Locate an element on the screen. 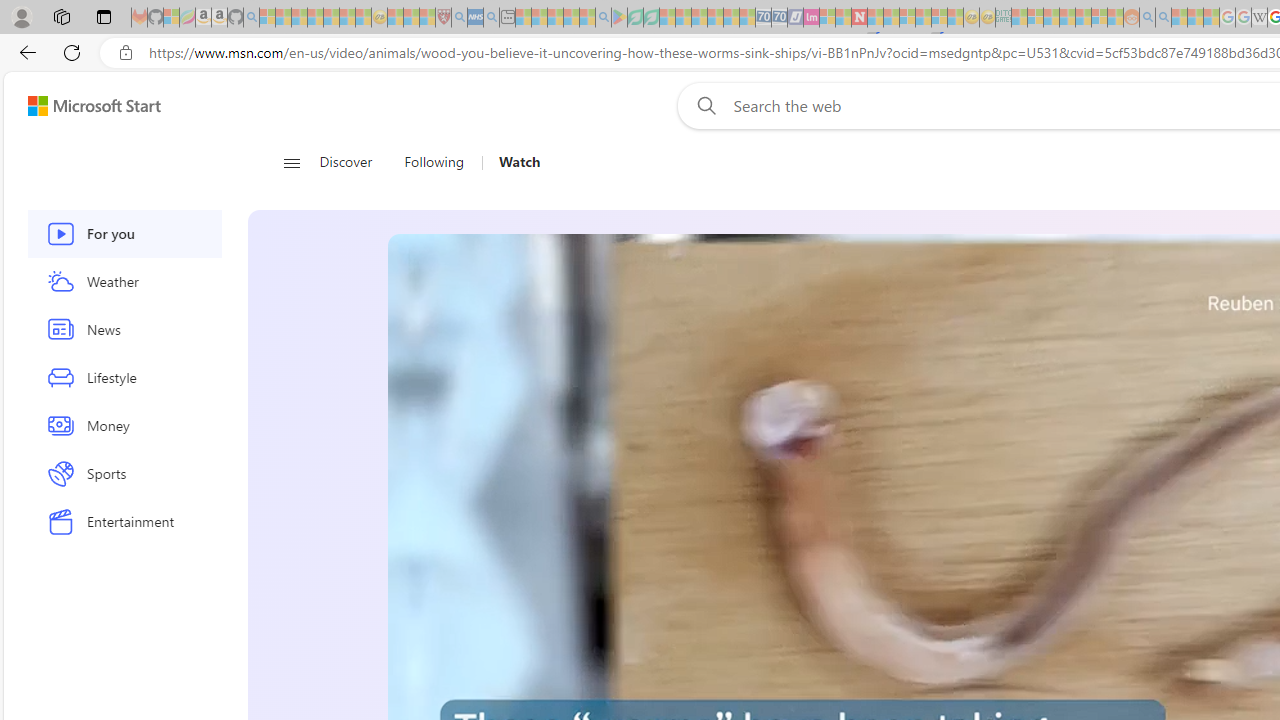 Image resolution: width=1280 pixels, height=720 pixels. 'MSNBC - MSN - Sleeping' is located at coordinates (1019, 17).